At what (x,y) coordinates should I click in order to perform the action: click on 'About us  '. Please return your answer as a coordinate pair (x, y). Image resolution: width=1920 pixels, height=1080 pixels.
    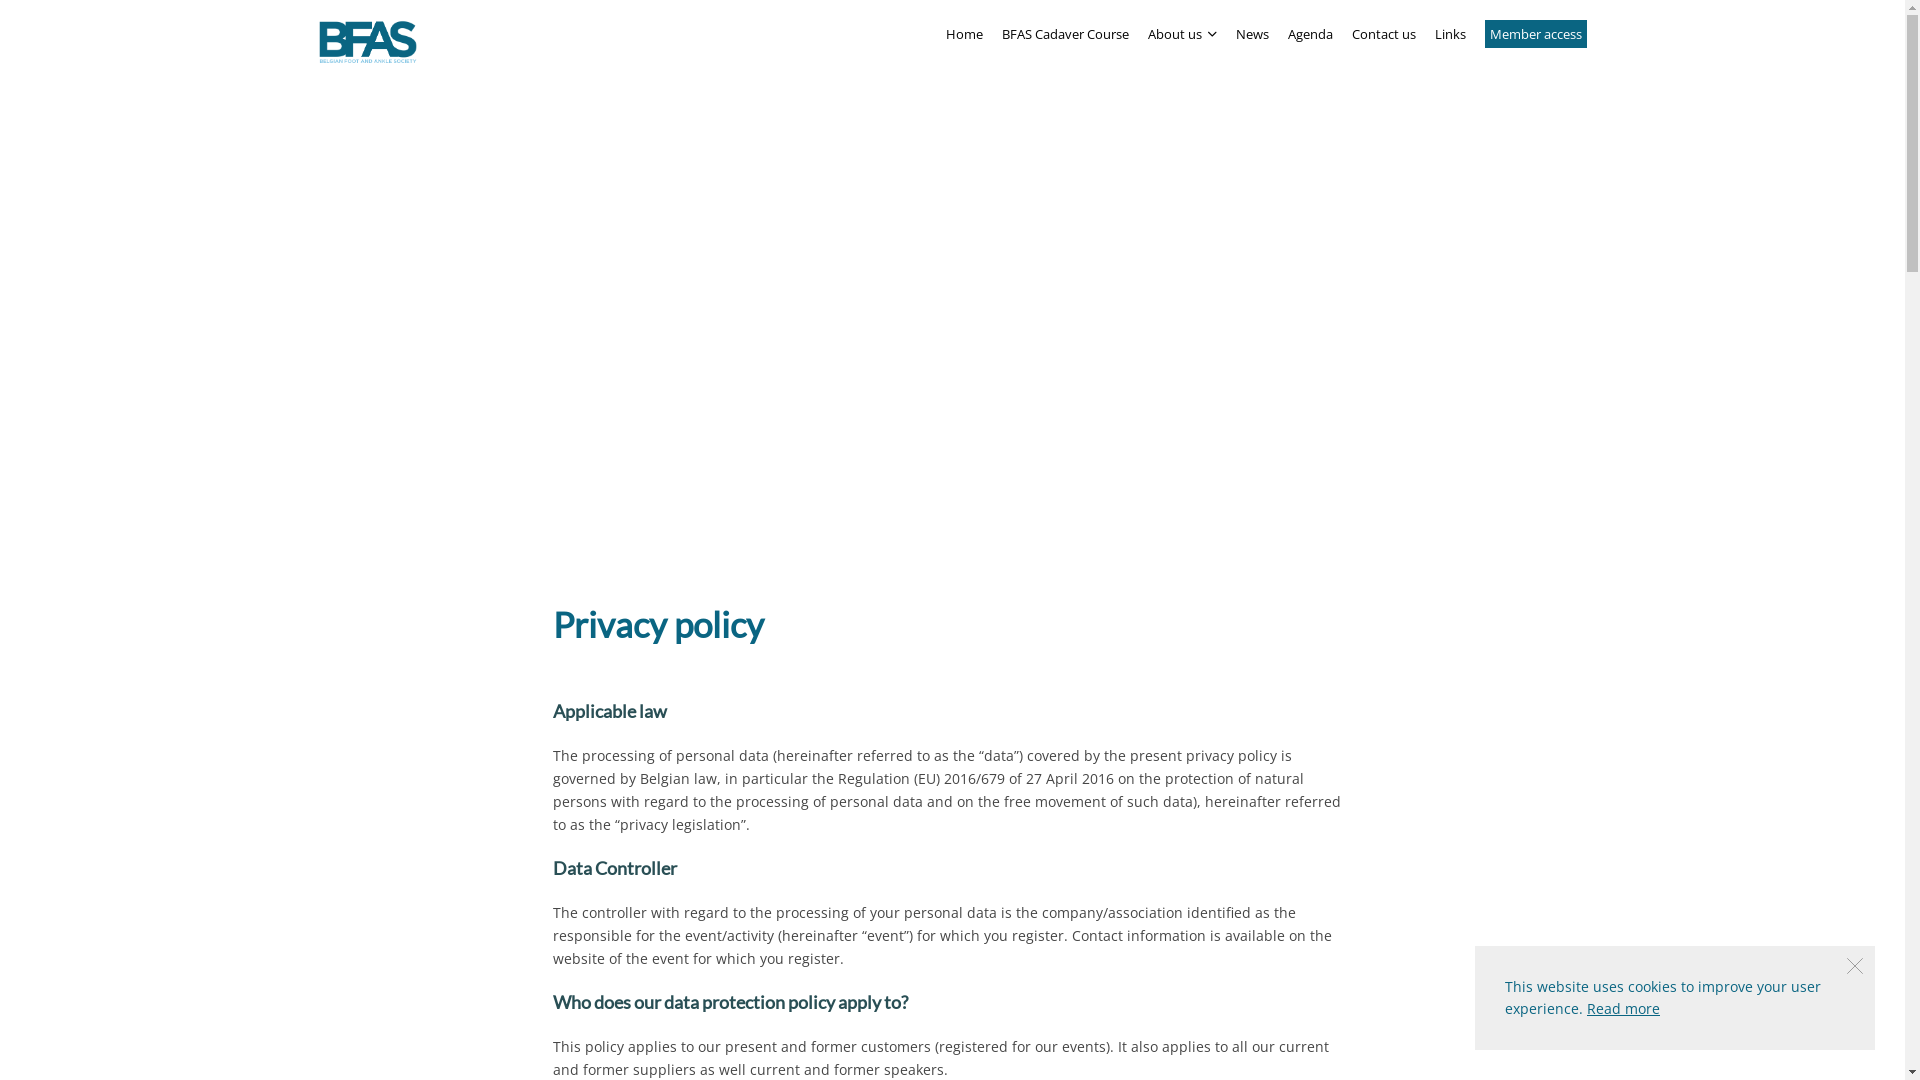
    Looking at the image, I should click on (1182, 34).